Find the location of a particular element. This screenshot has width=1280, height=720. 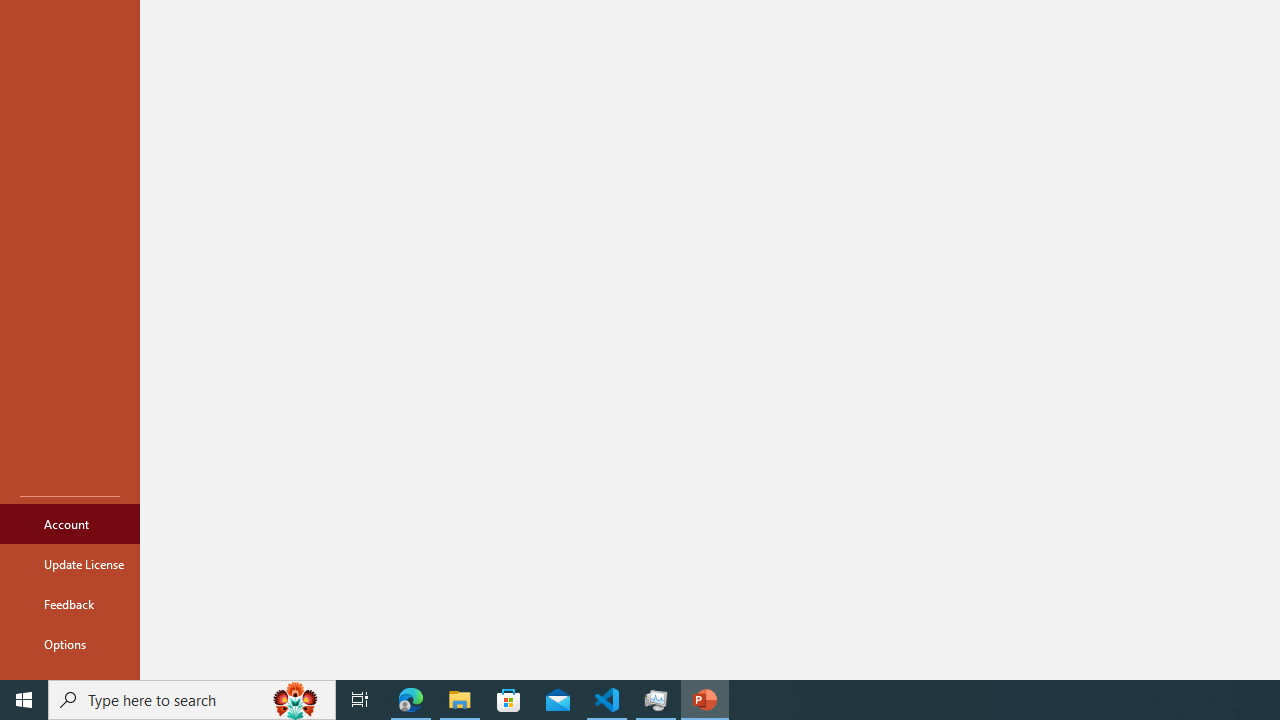

'Update License' is located at coordinates (69, 564).